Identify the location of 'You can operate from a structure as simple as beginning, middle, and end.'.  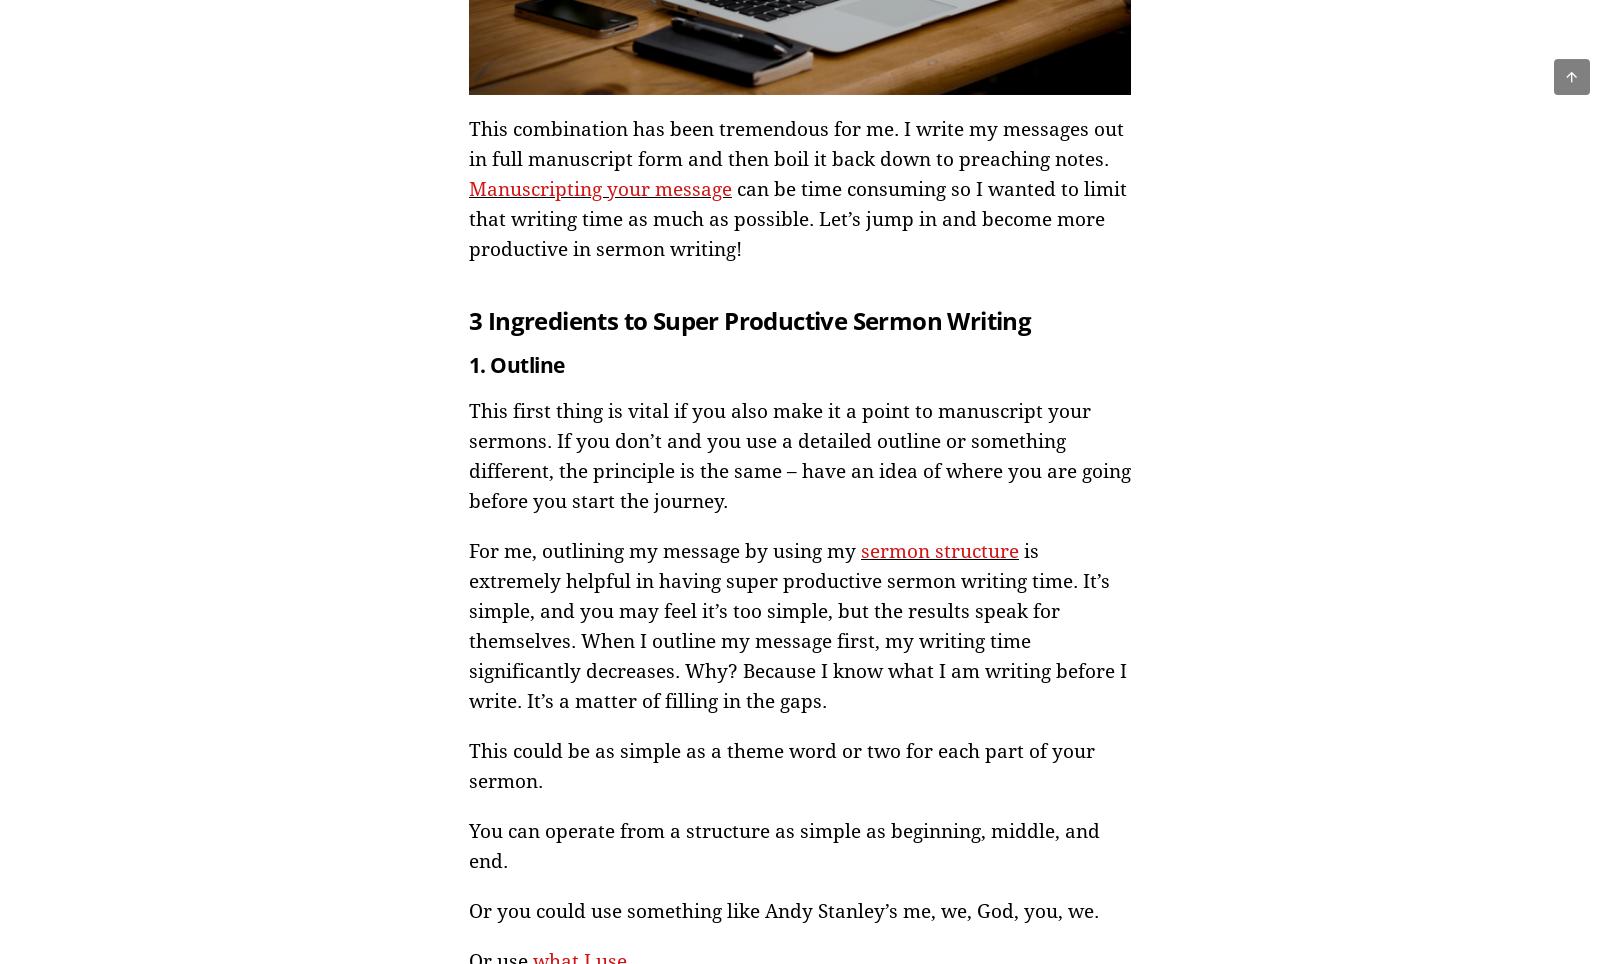
(784, 846).